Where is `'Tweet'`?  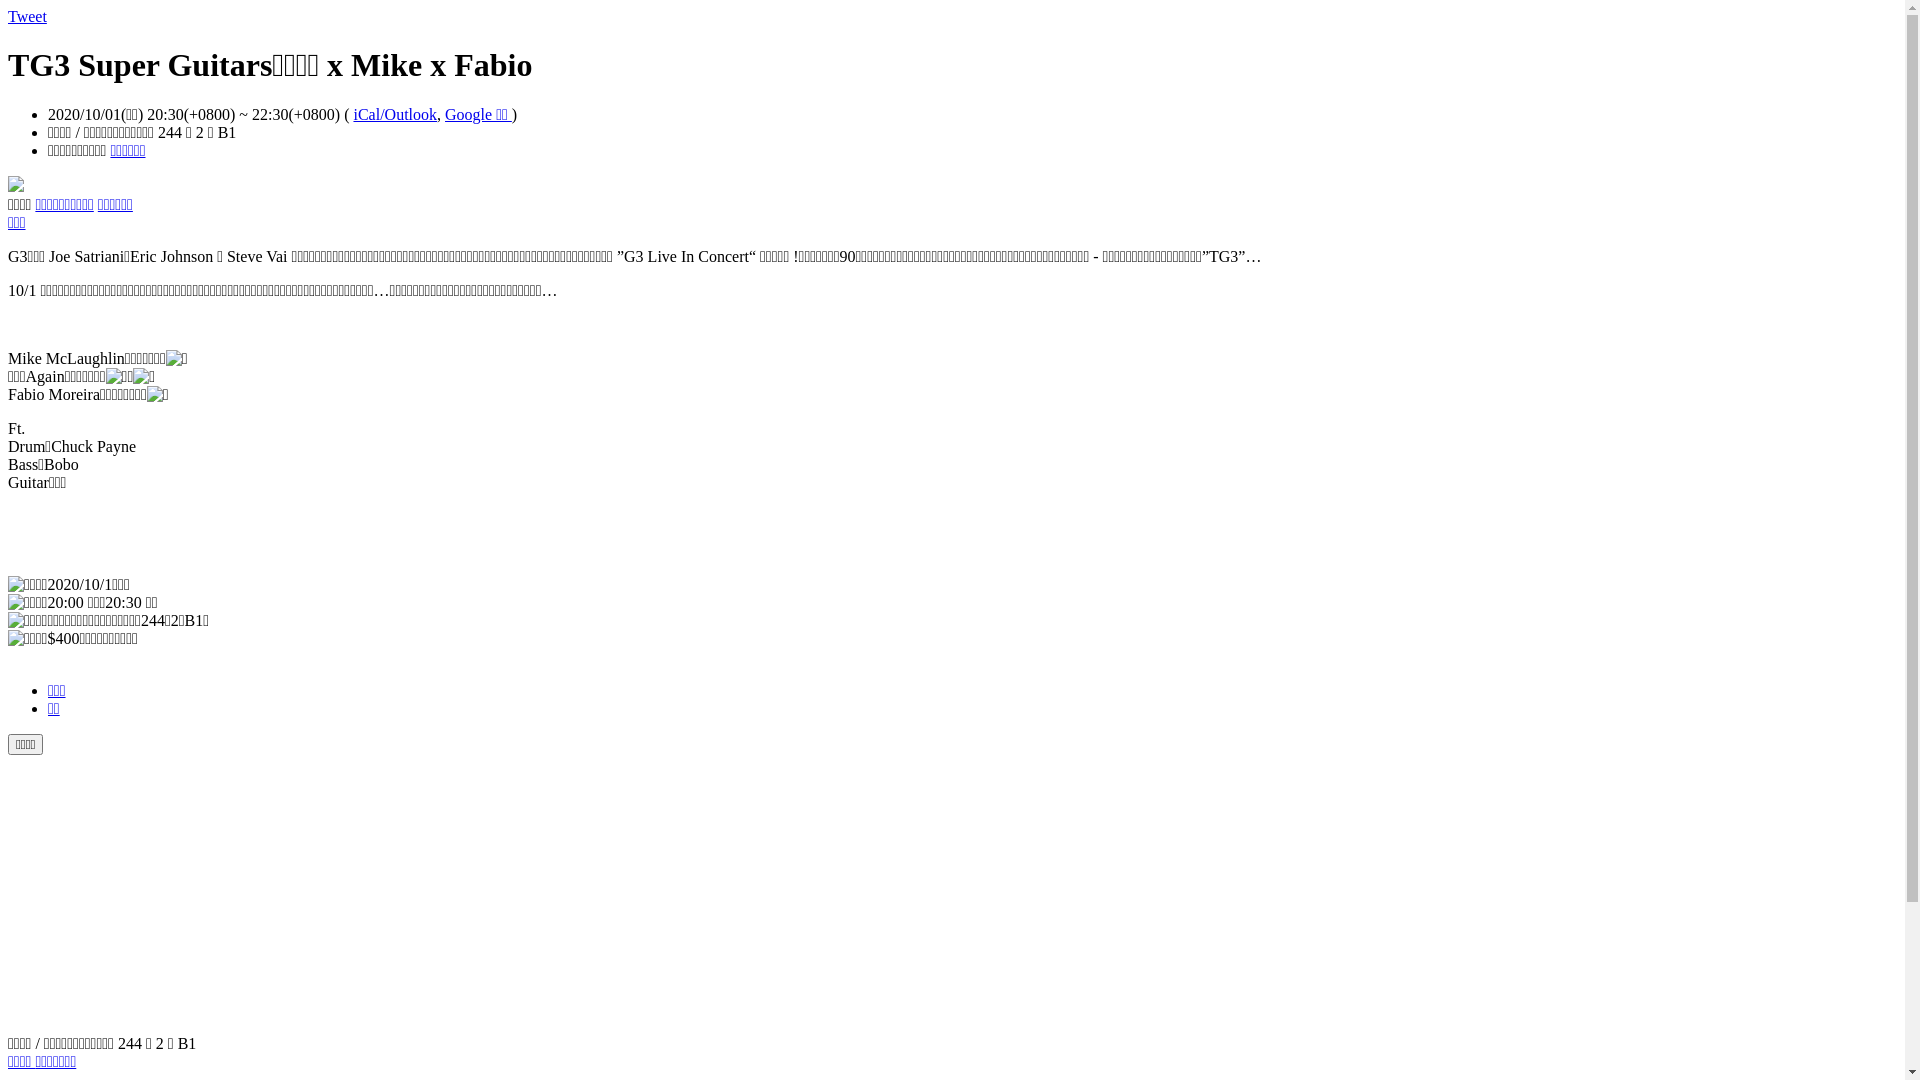
'Tweet' is located at coordinates (27, 16).